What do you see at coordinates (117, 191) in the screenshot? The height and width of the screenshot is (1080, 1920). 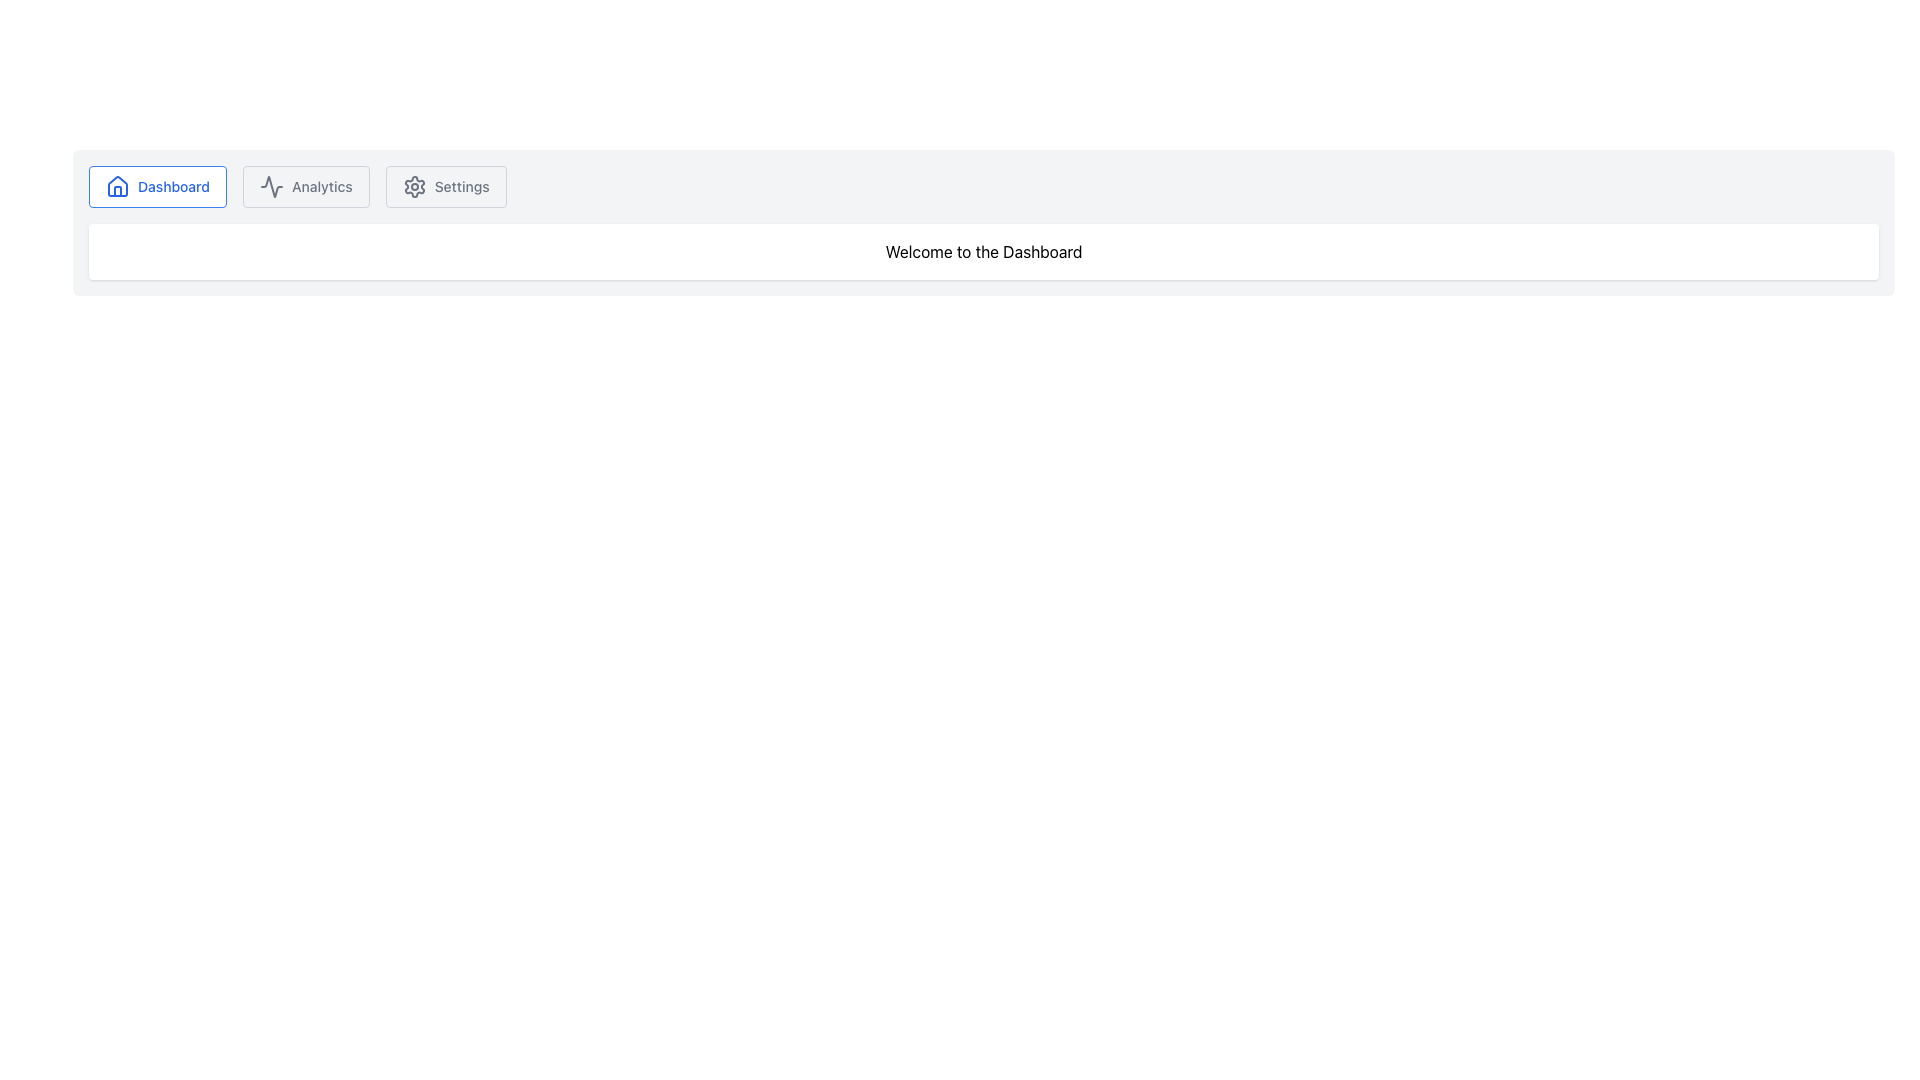 I see `vertical rectangle element that represents the door of the house icon located on the left side of the main navigation bar` at bounding box center [117, 191].